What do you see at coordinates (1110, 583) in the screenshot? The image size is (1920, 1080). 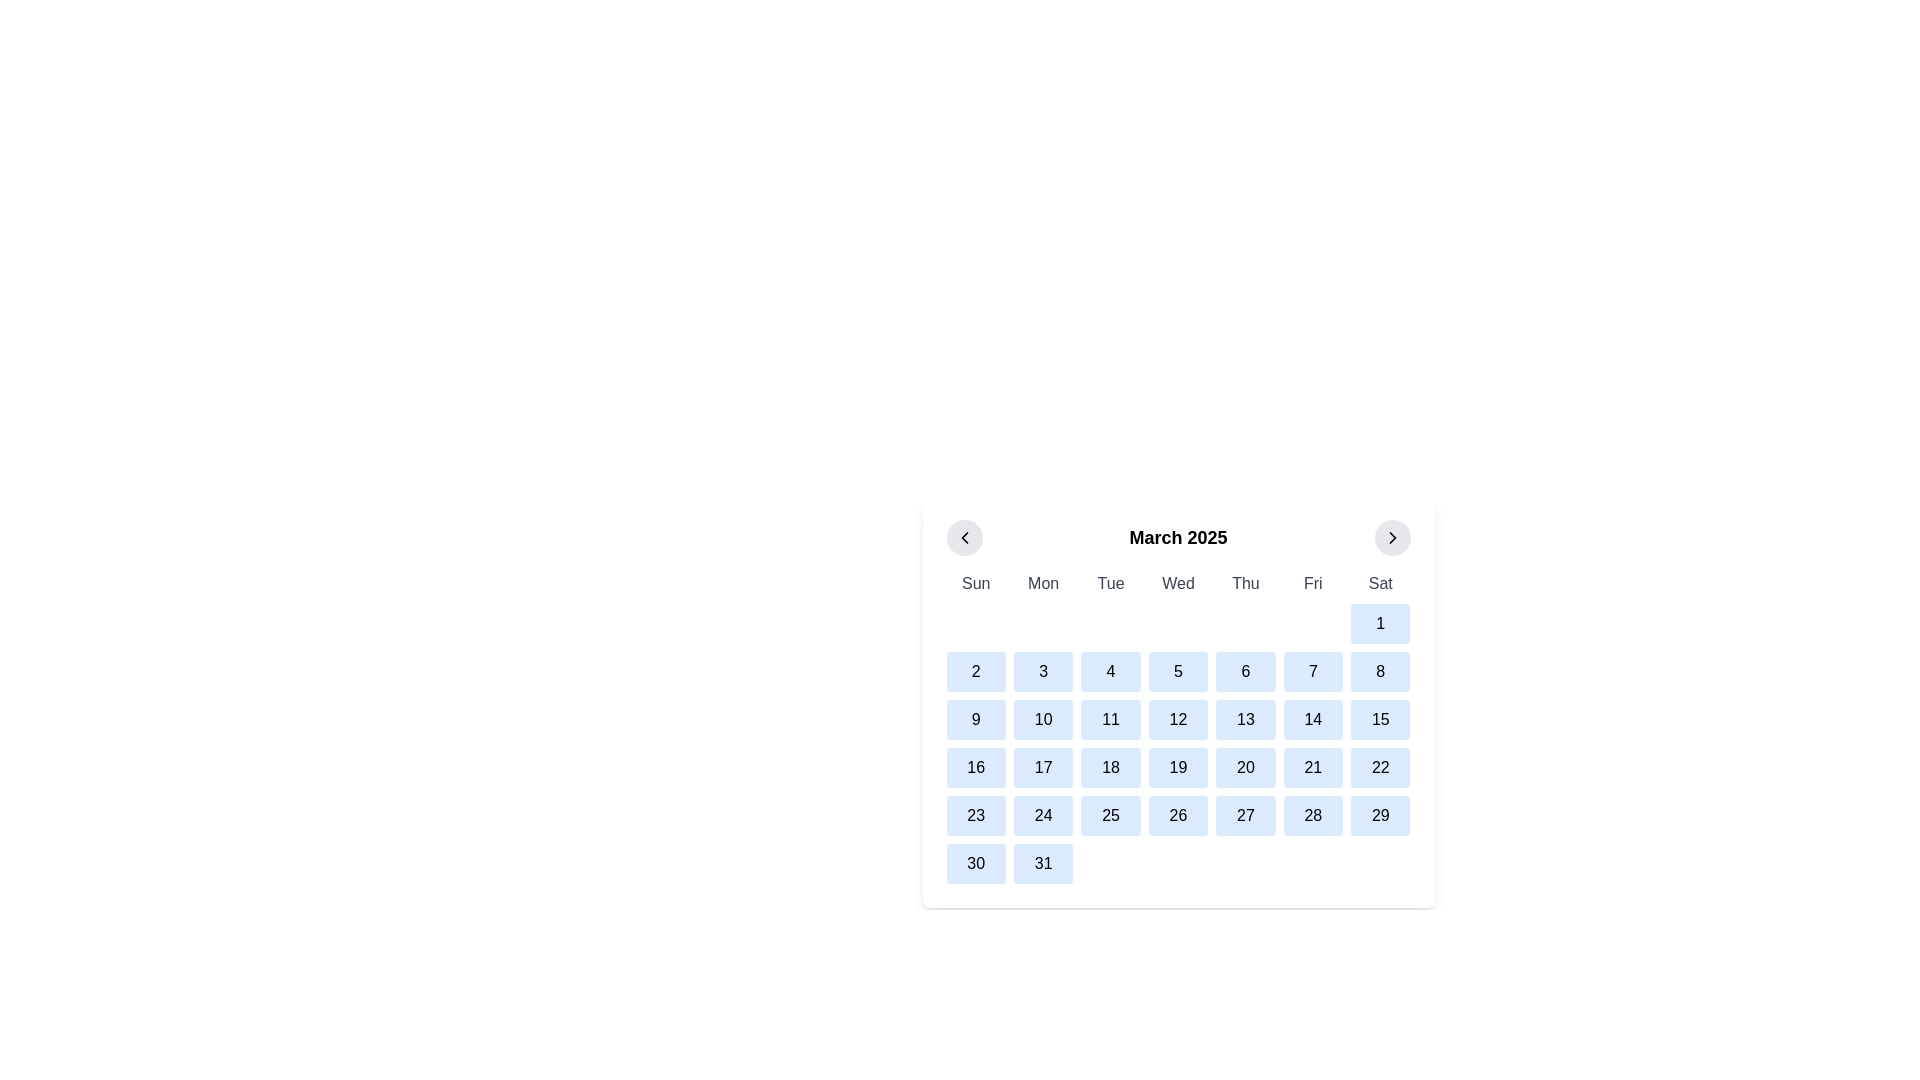 I see `the static label displaying 'Tue', which is the third element in the weekly header row of the calendar interface` at bounding box center [1110, 583].